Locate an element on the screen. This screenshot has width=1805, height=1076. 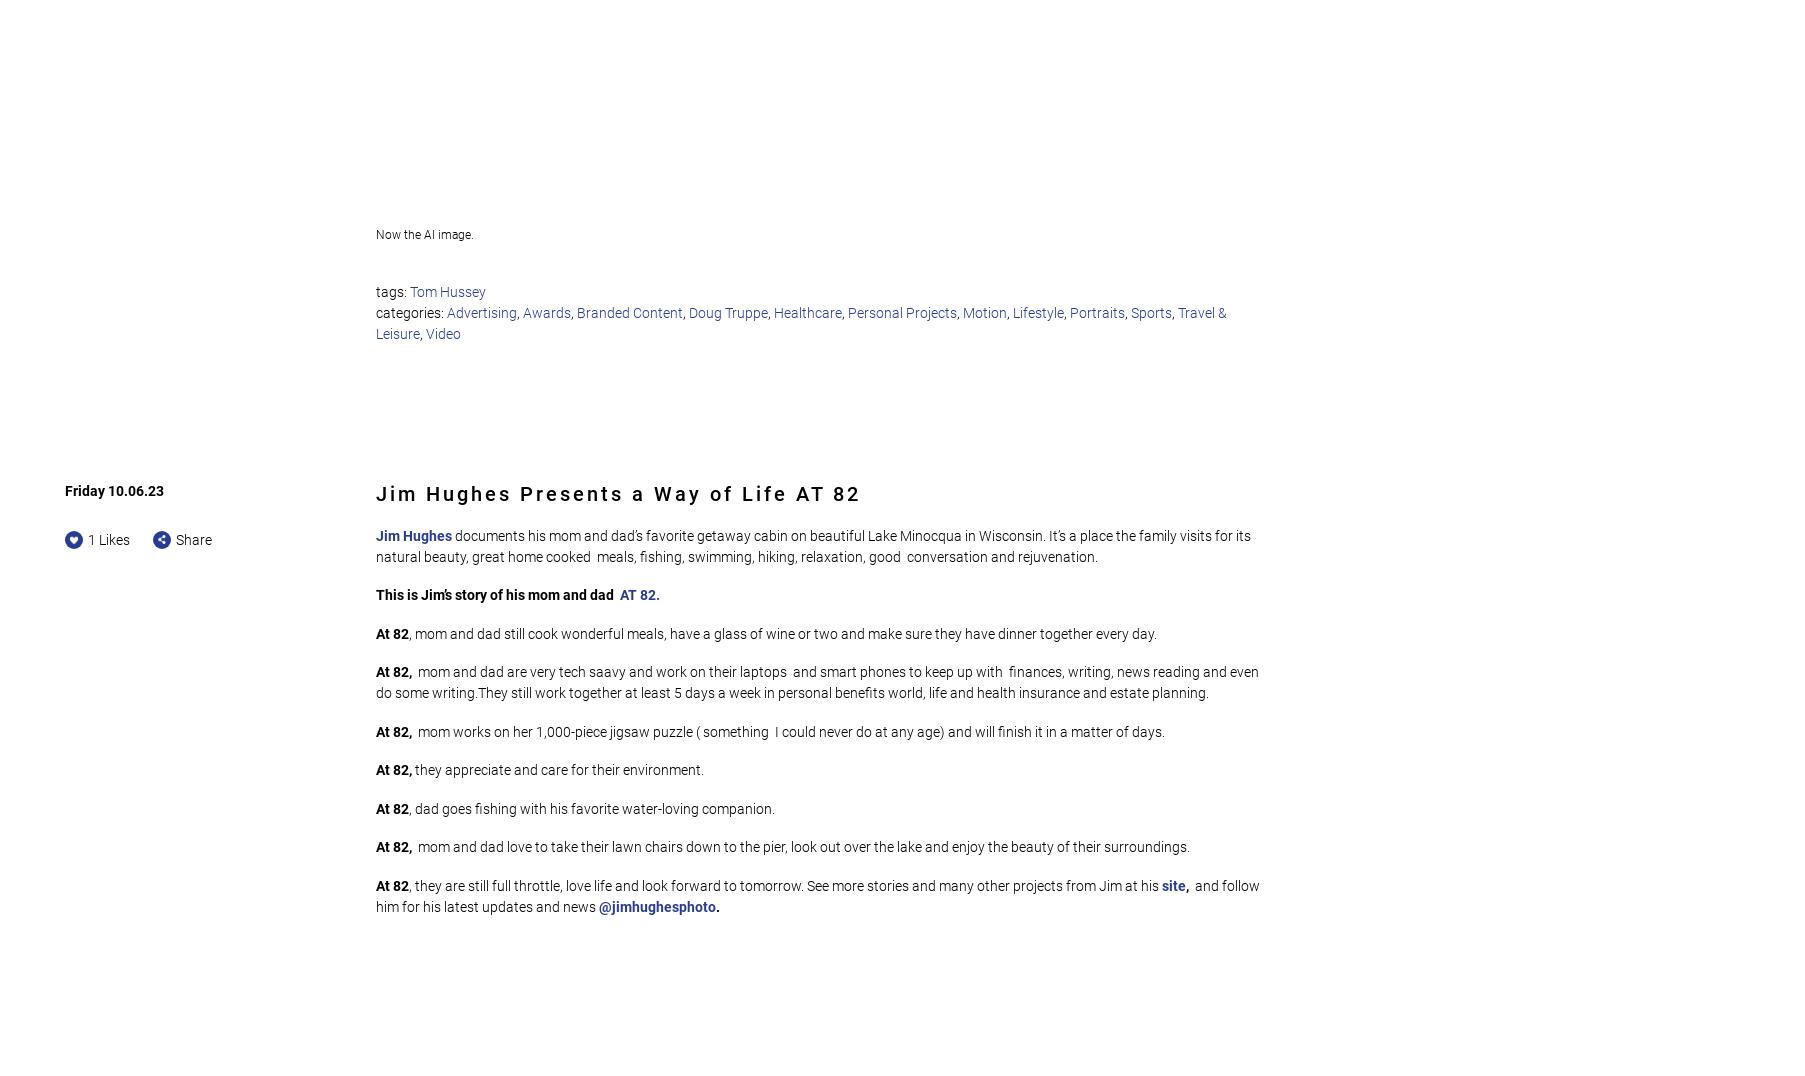
'Portraits' is located at coordinates (1070, 311).